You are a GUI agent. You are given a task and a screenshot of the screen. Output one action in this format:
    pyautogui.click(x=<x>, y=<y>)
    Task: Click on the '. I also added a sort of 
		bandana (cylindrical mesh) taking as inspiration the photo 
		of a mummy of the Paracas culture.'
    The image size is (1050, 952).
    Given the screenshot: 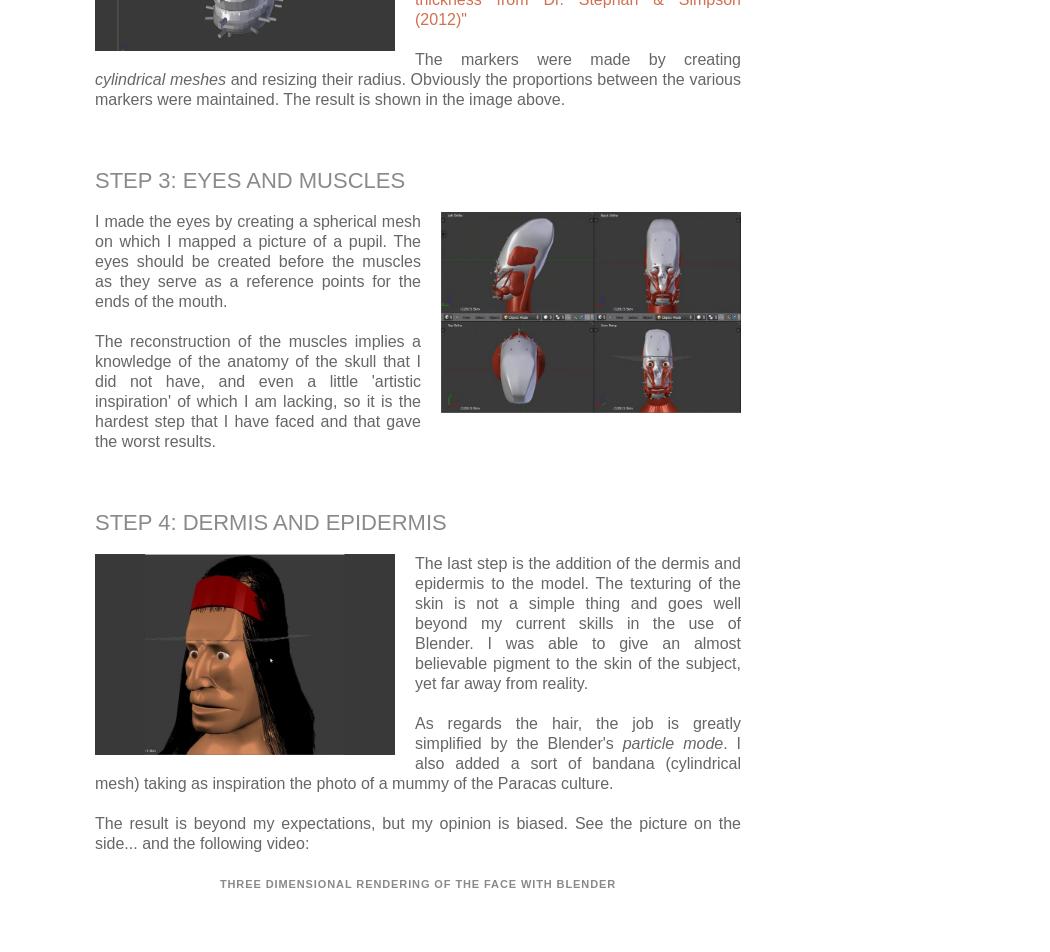 What is the action you would take?
    pyautogui.click(x=417, y=762)
    